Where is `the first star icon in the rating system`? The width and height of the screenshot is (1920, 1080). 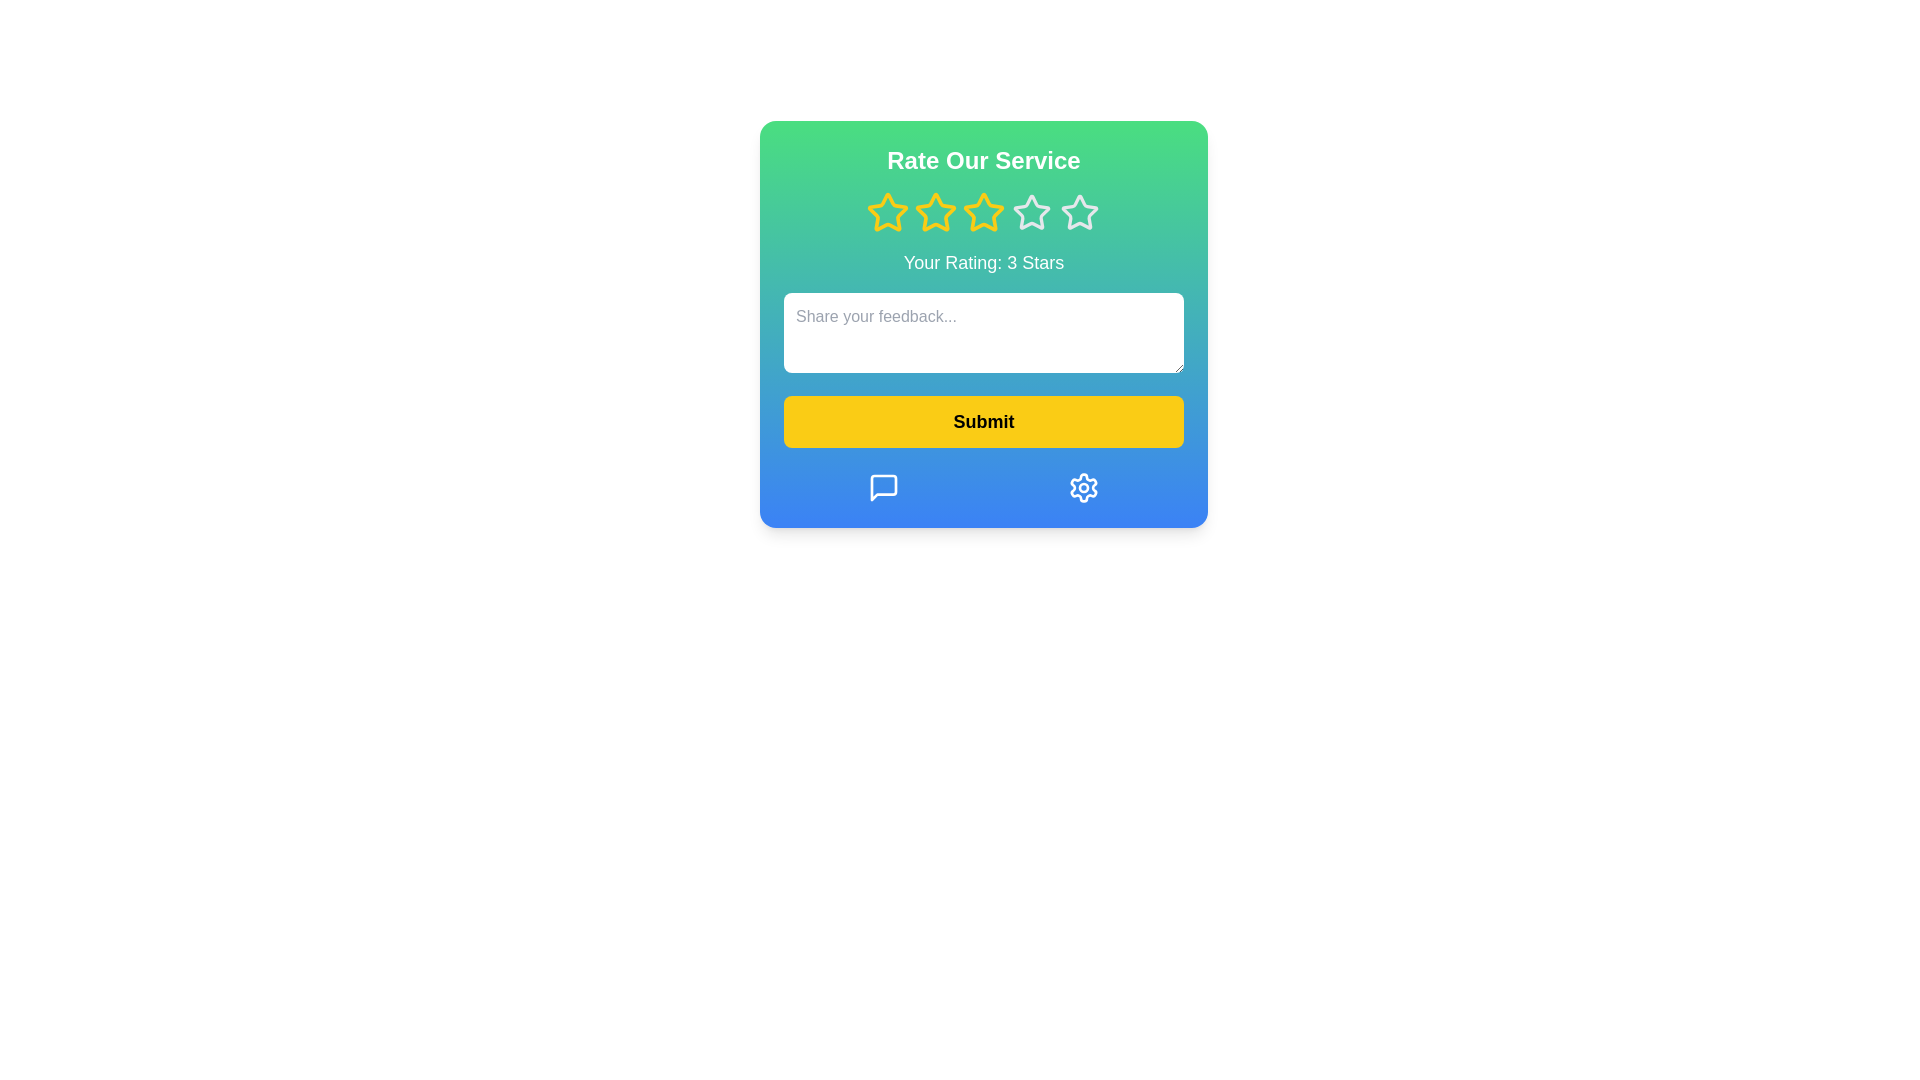 the first star icon in the rating system is located at coordinates (887, 212).